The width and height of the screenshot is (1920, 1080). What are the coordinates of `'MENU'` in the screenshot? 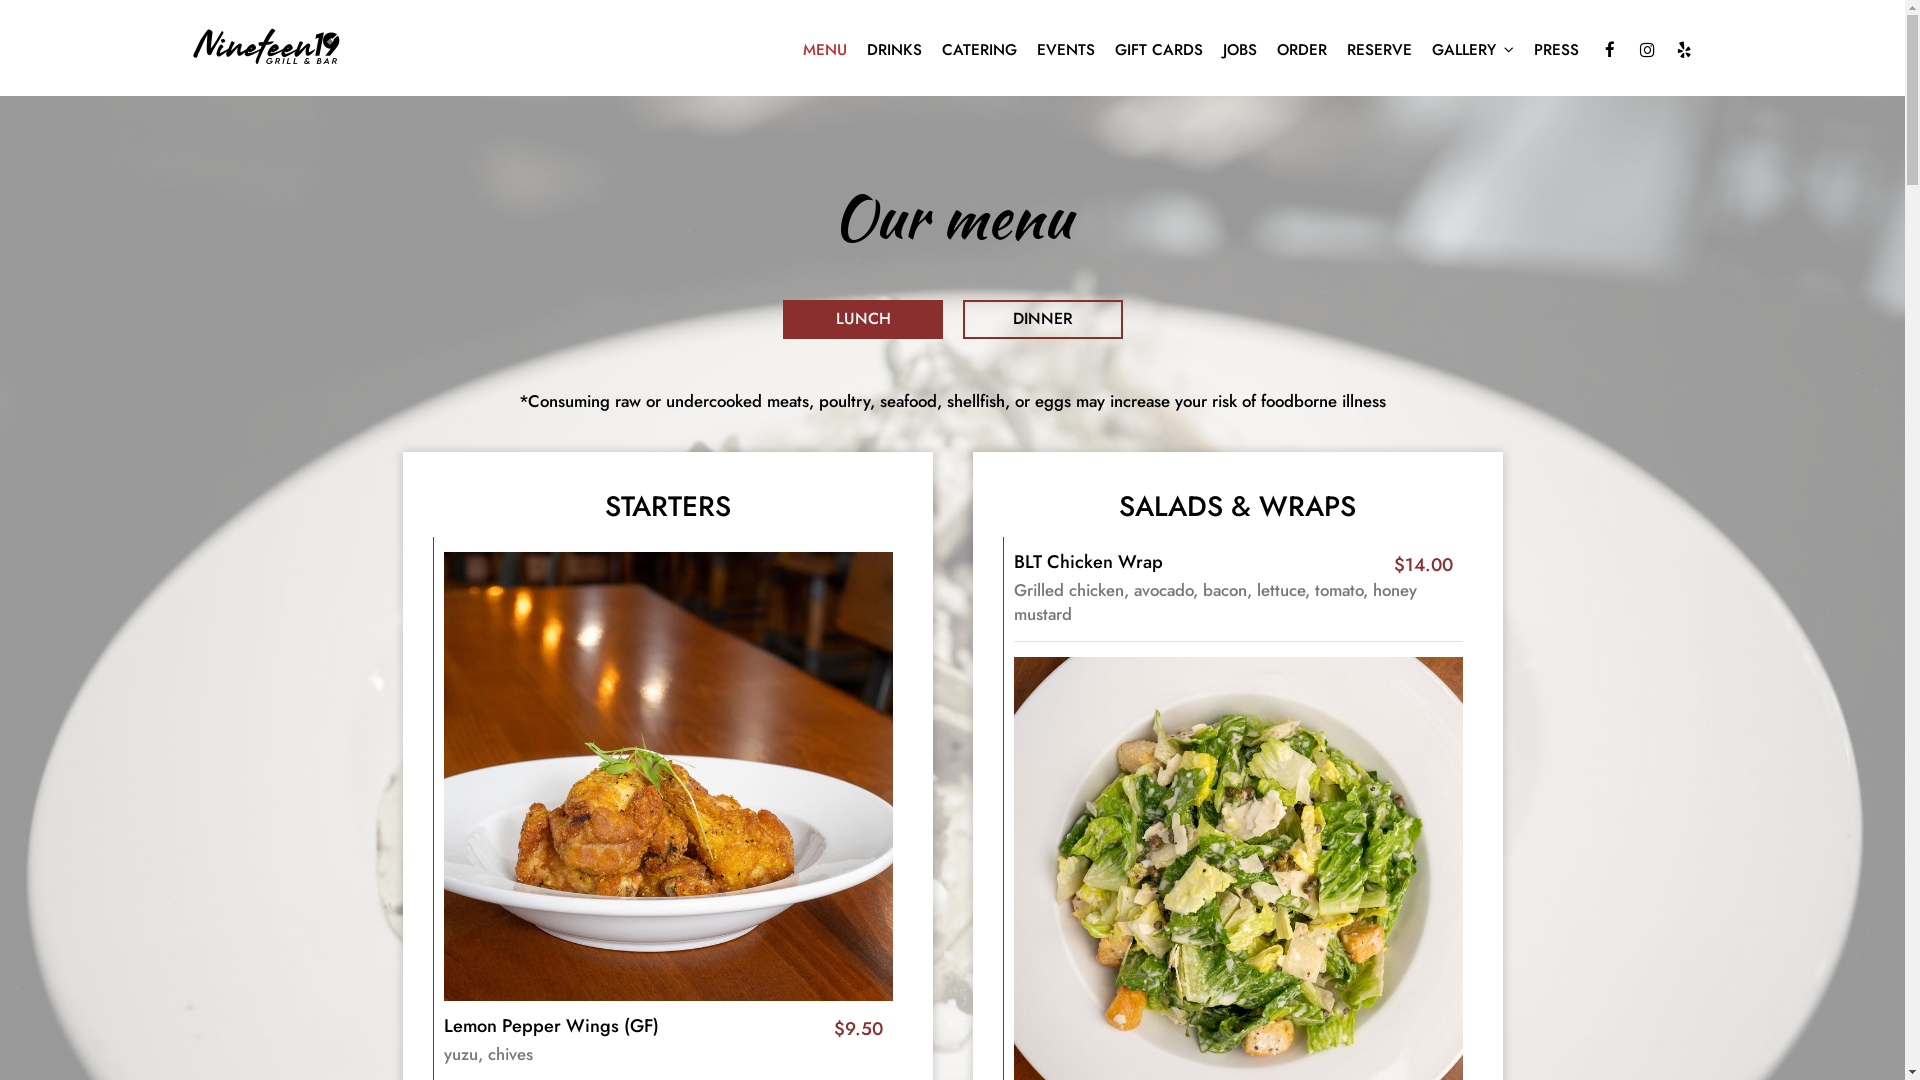 It's located at (791, 49).